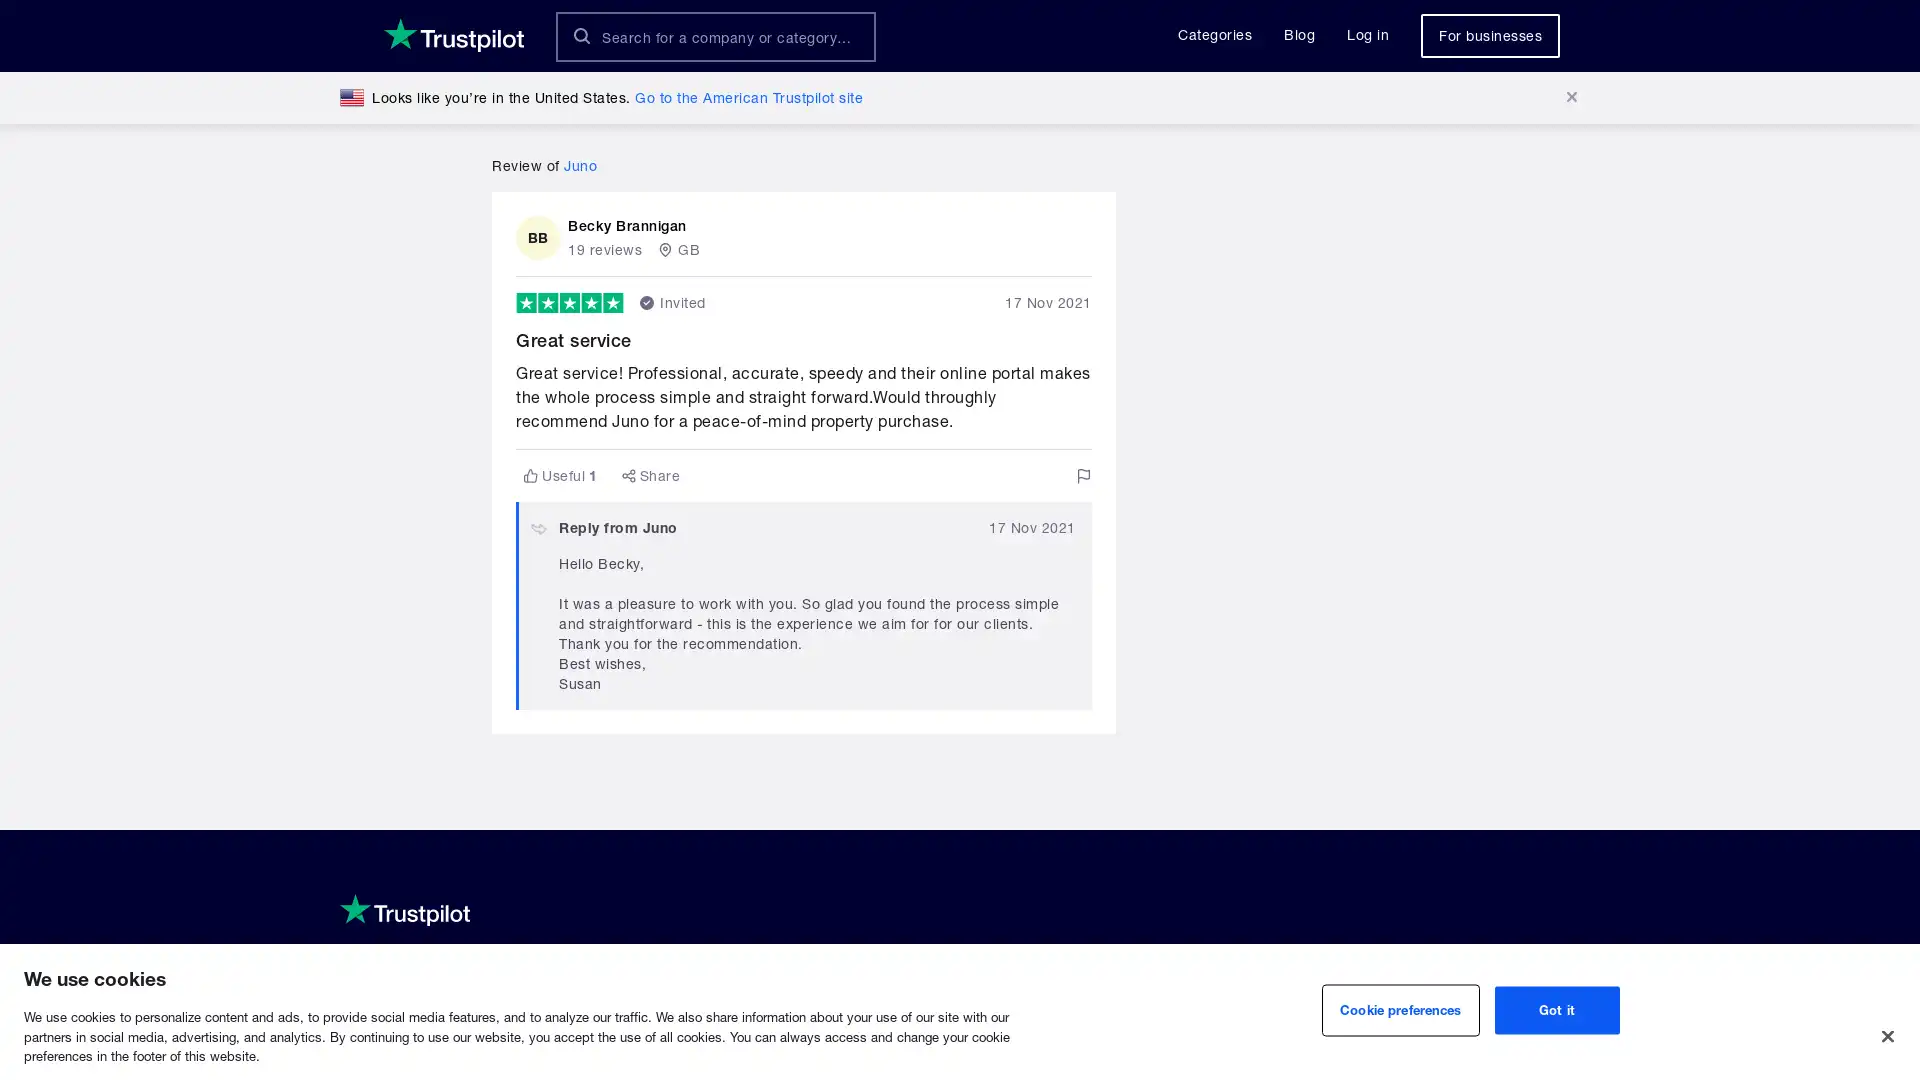  Describe the element at coordinates (650, 475) in the screenshot. I see `Share` at that location.